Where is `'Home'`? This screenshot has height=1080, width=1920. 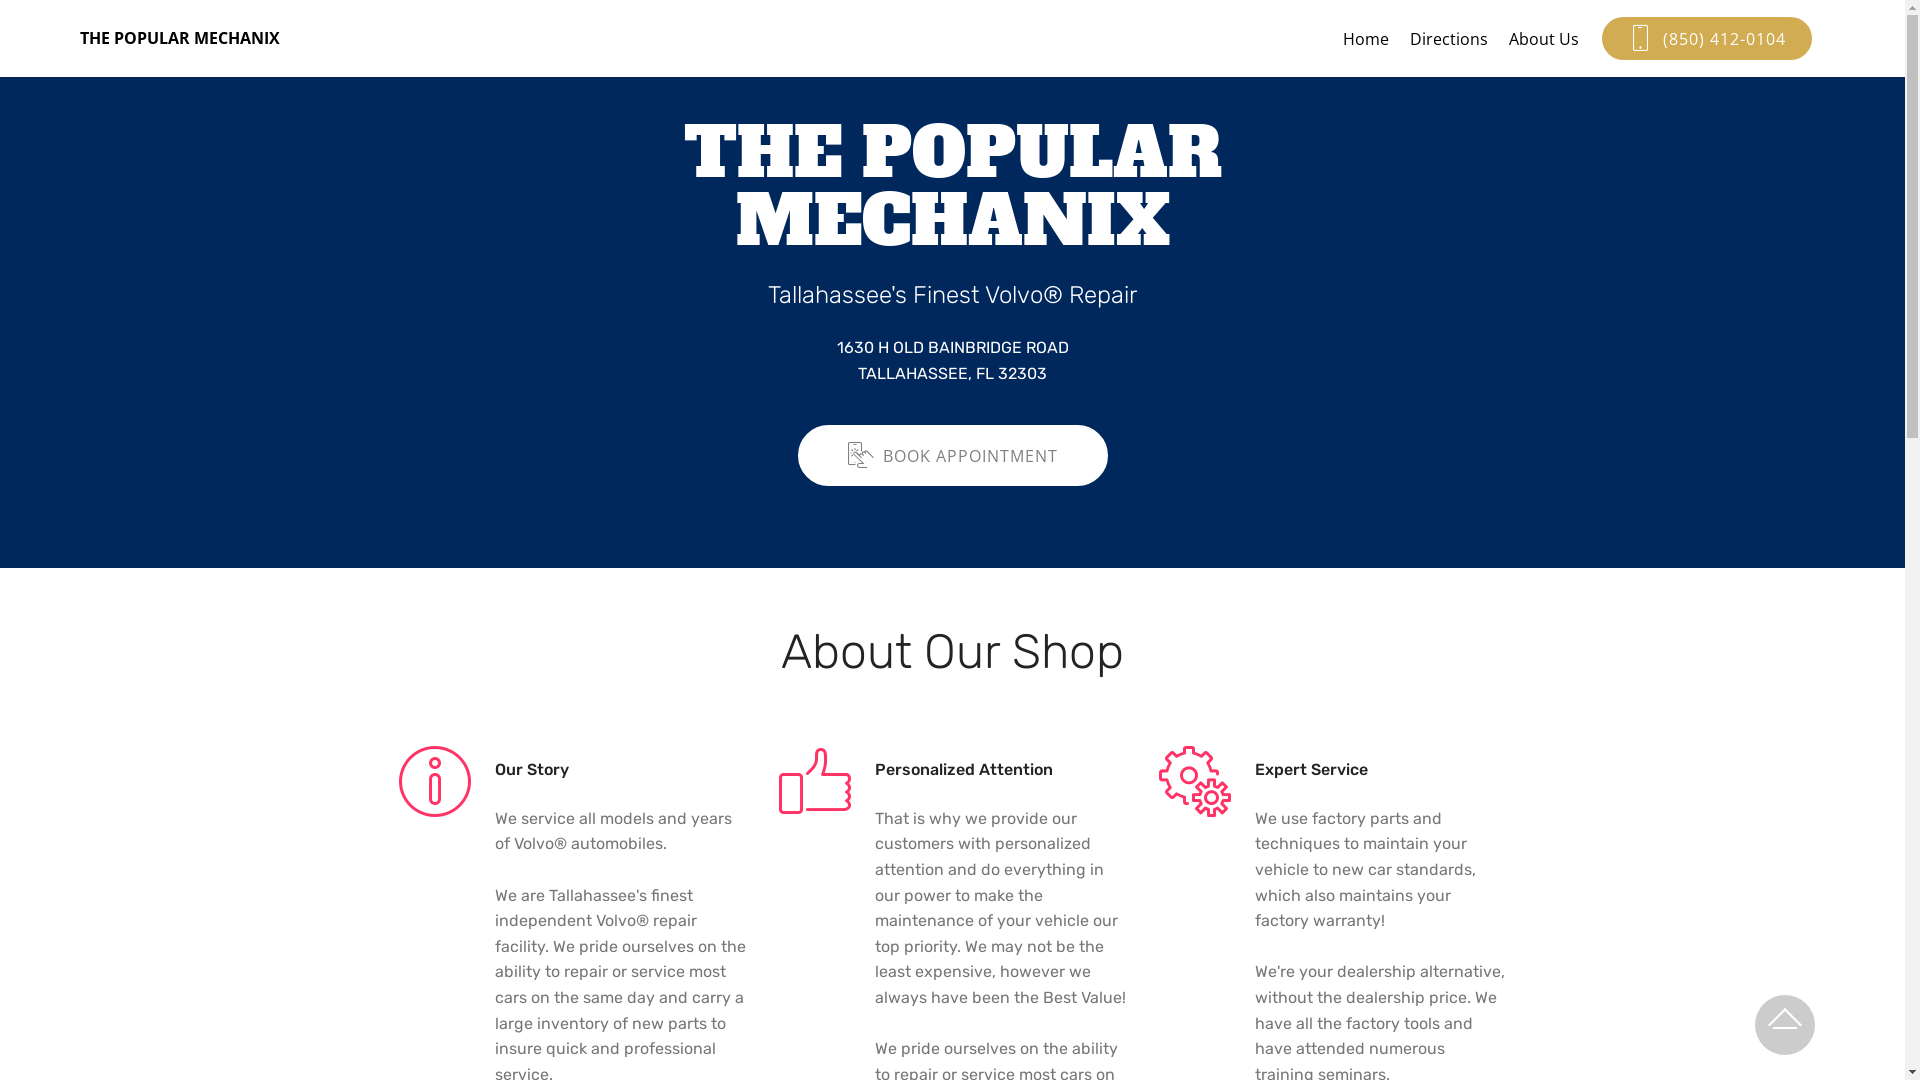
'Home' is located at coordinates (1365, 38).